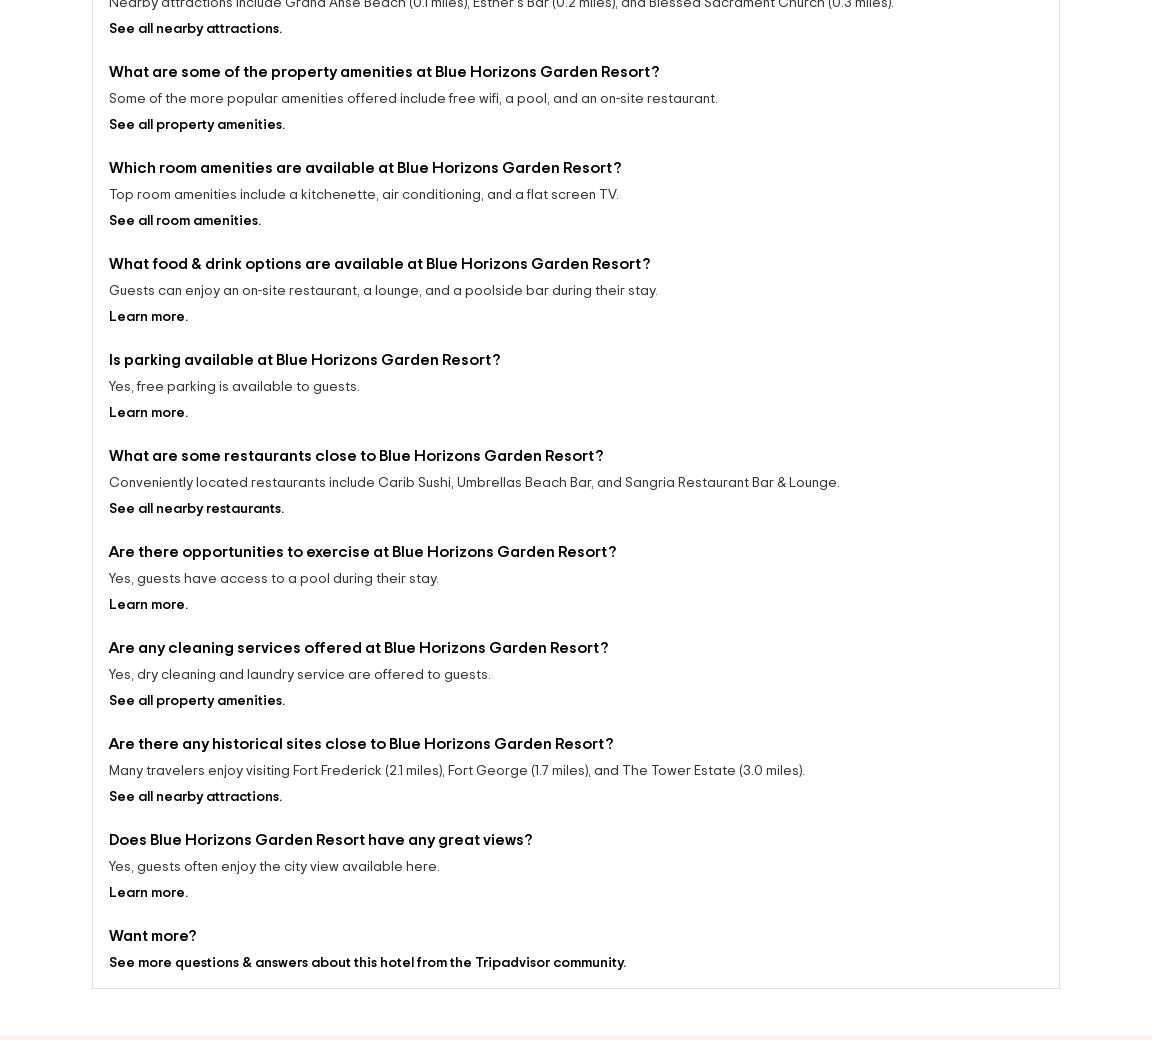 Image resolution: width=1152 pixels, height=1040 pixels. What do you see at coordinates (298, 679) in the screenshot?
I see `'Yes, dry cleaning and laundry service are offered to guests.'` at bounding box center [298, 679].